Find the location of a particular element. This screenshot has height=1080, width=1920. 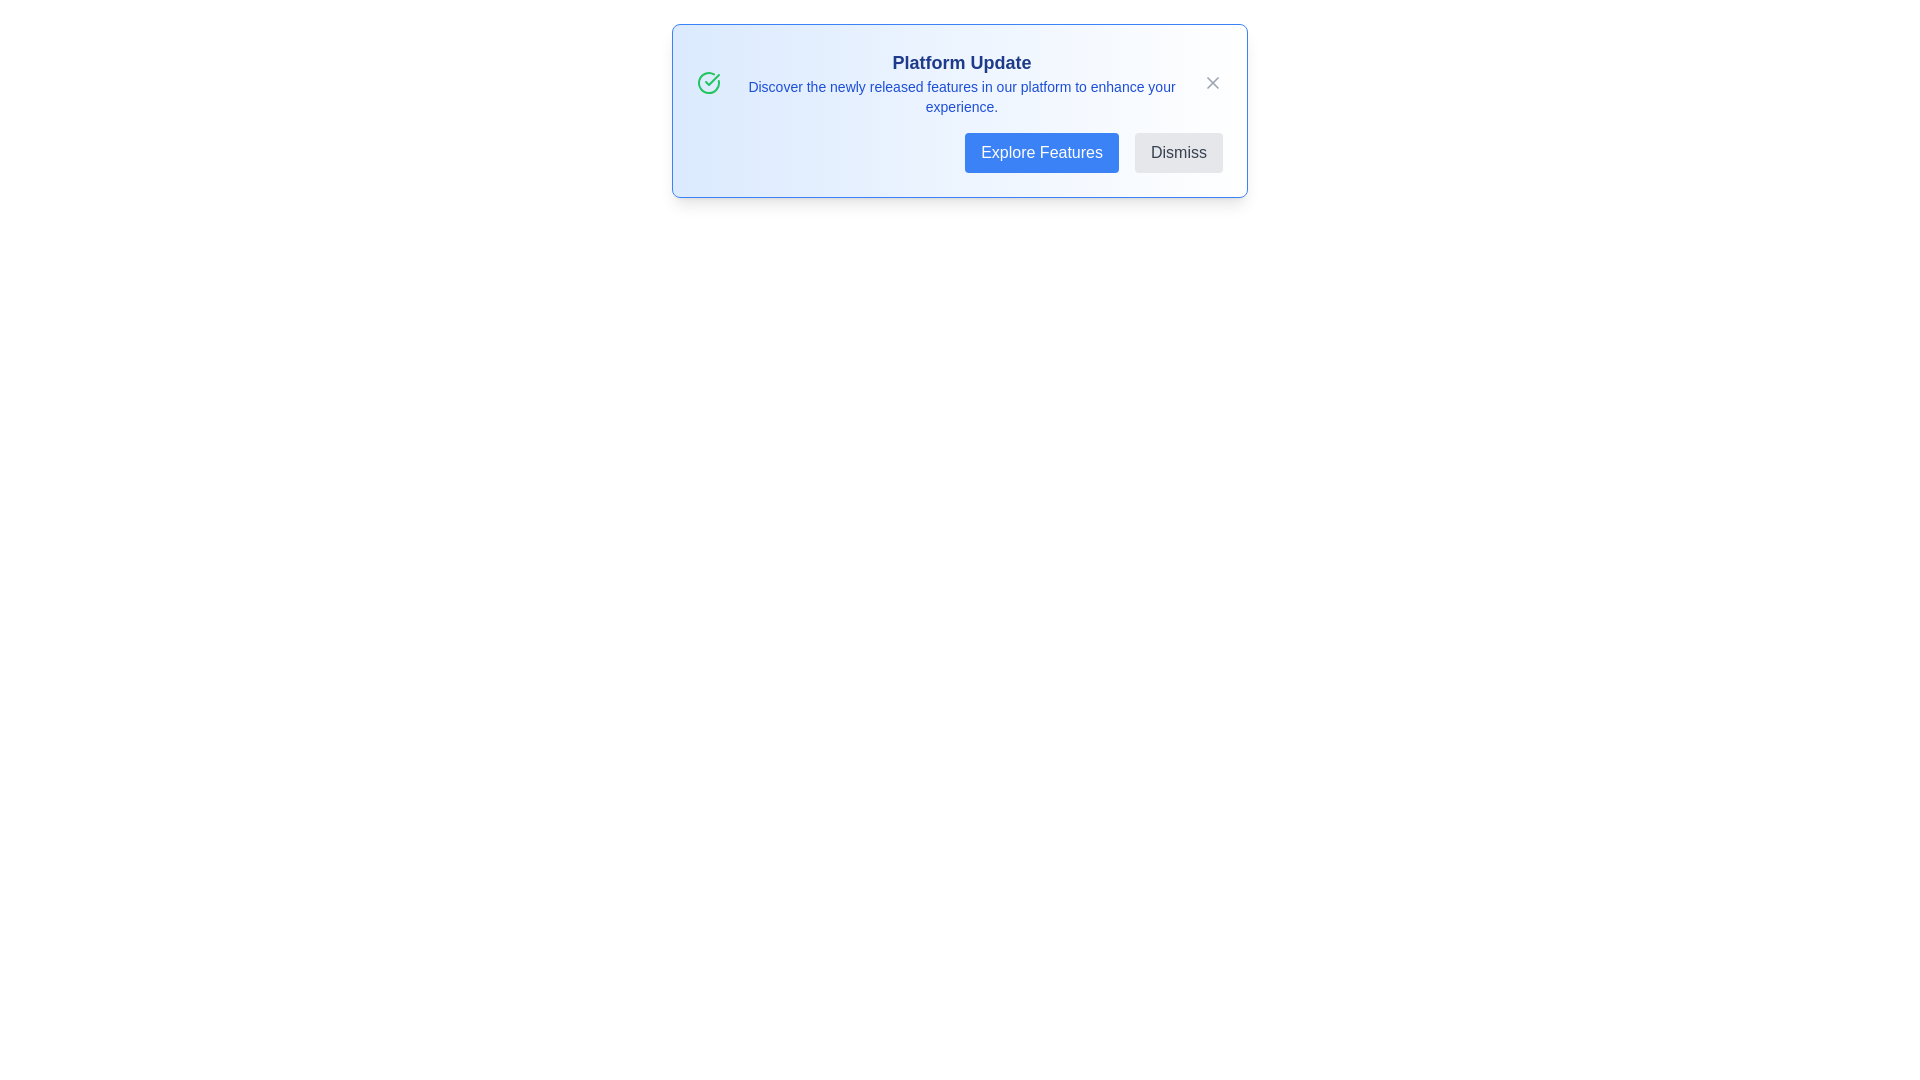

close button to dismiss the alert is located at coordinates (1212, 82).